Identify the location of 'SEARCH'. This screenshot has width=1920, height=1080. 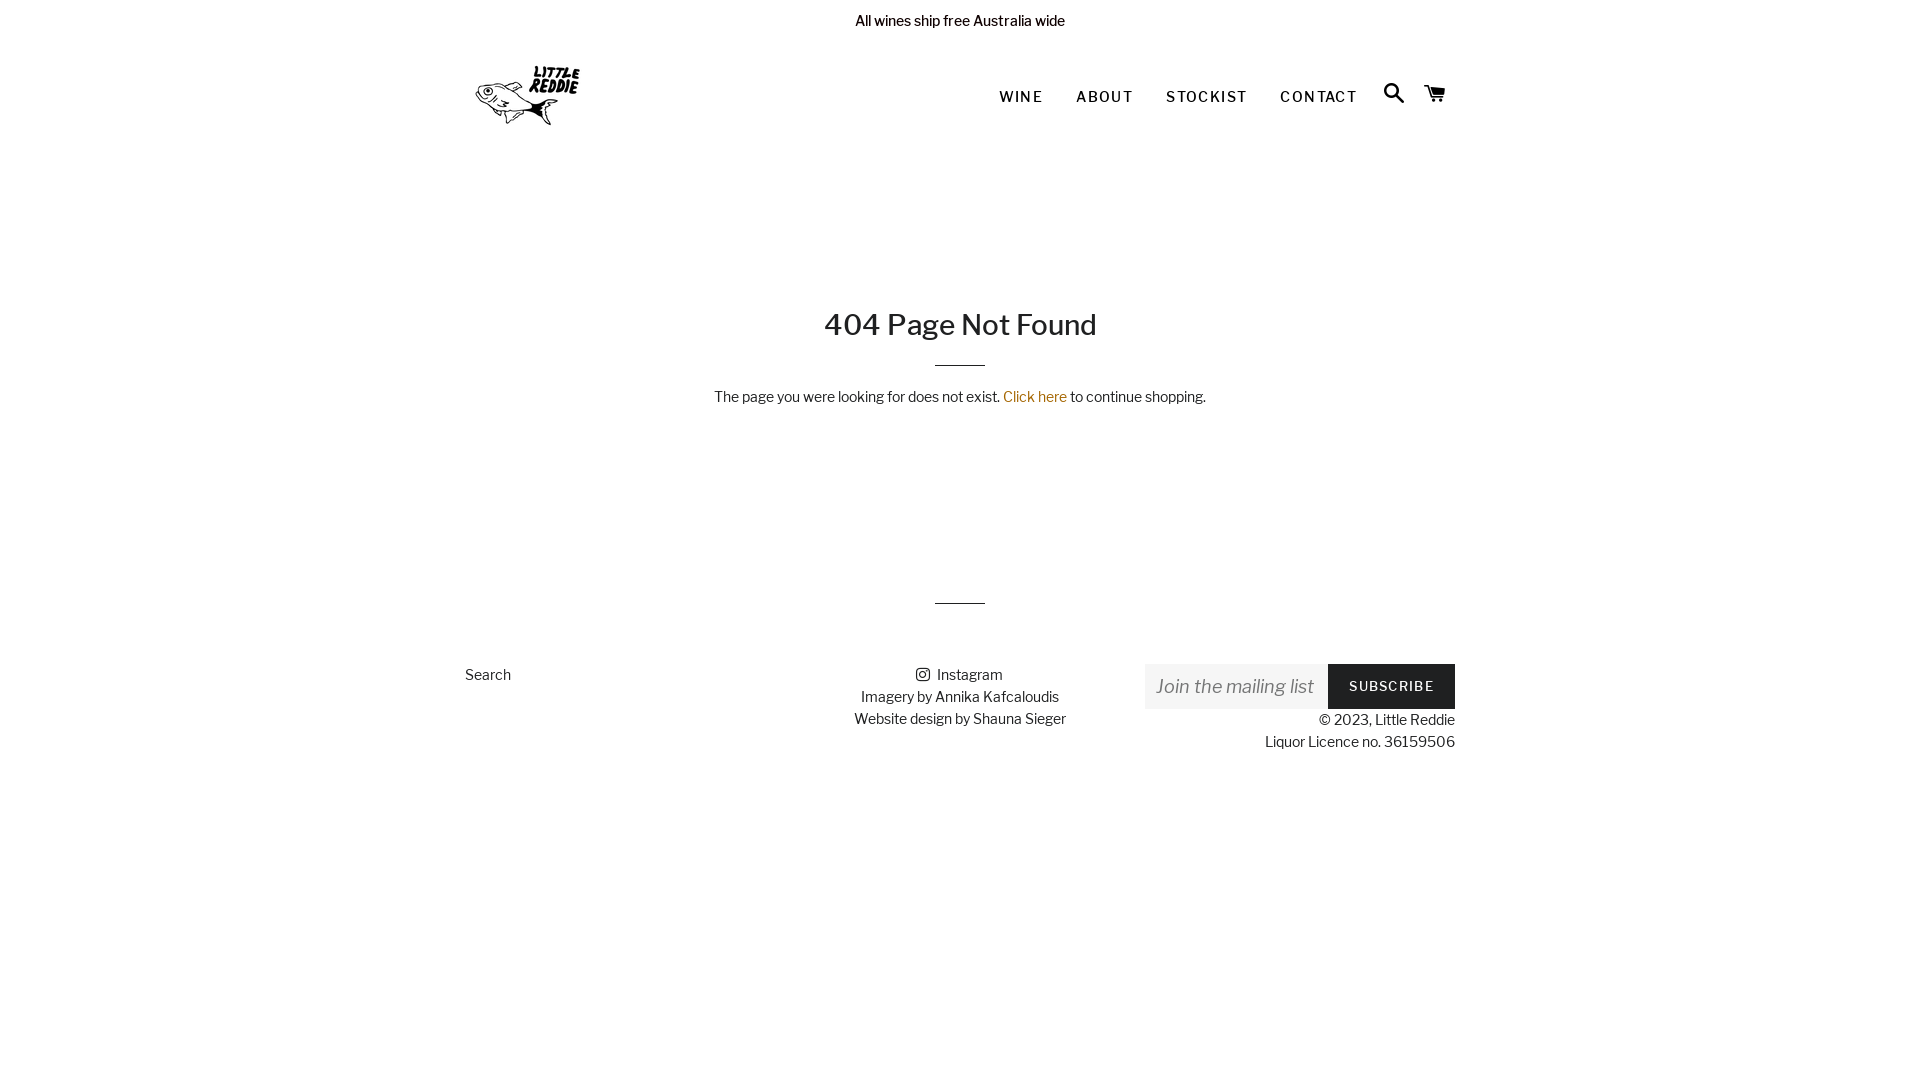
(1392, 93).